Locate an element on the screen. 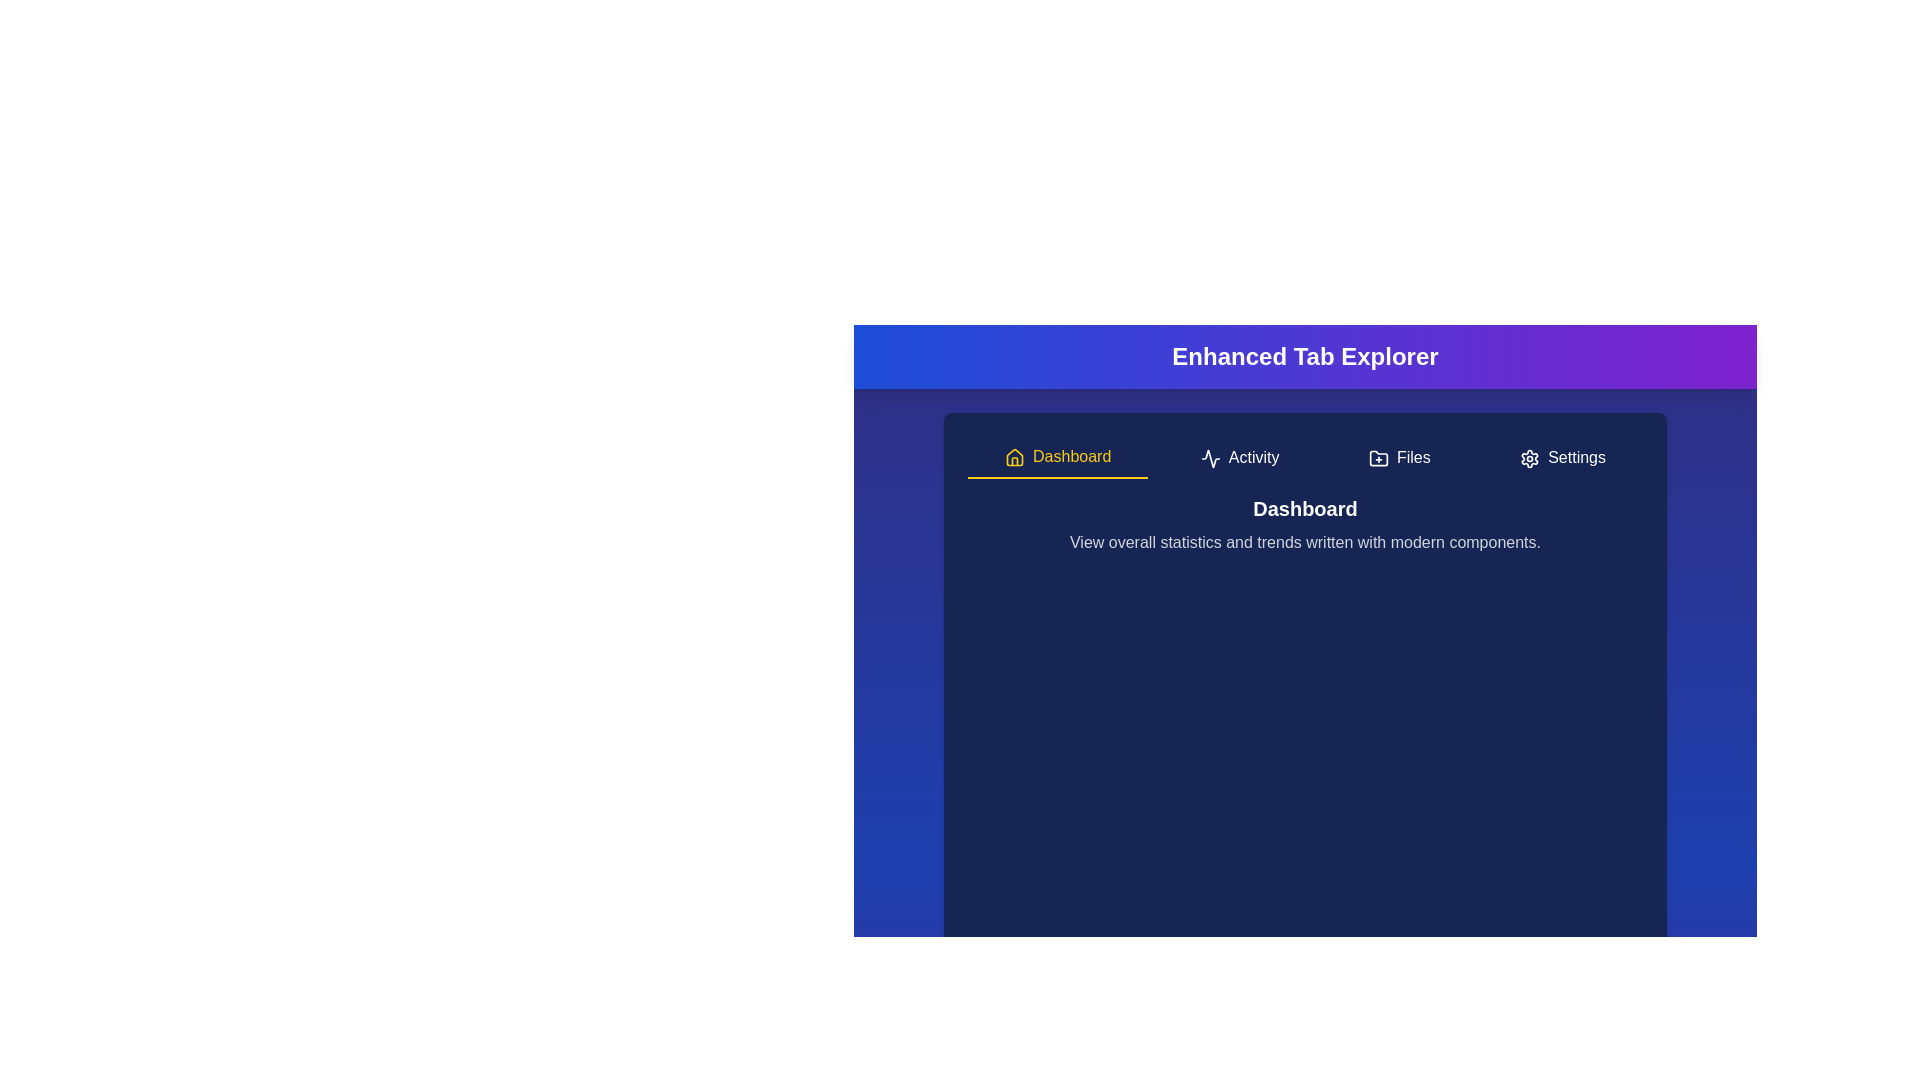  the Settings tab to navigate to it is located at coordinates (1562, 458).